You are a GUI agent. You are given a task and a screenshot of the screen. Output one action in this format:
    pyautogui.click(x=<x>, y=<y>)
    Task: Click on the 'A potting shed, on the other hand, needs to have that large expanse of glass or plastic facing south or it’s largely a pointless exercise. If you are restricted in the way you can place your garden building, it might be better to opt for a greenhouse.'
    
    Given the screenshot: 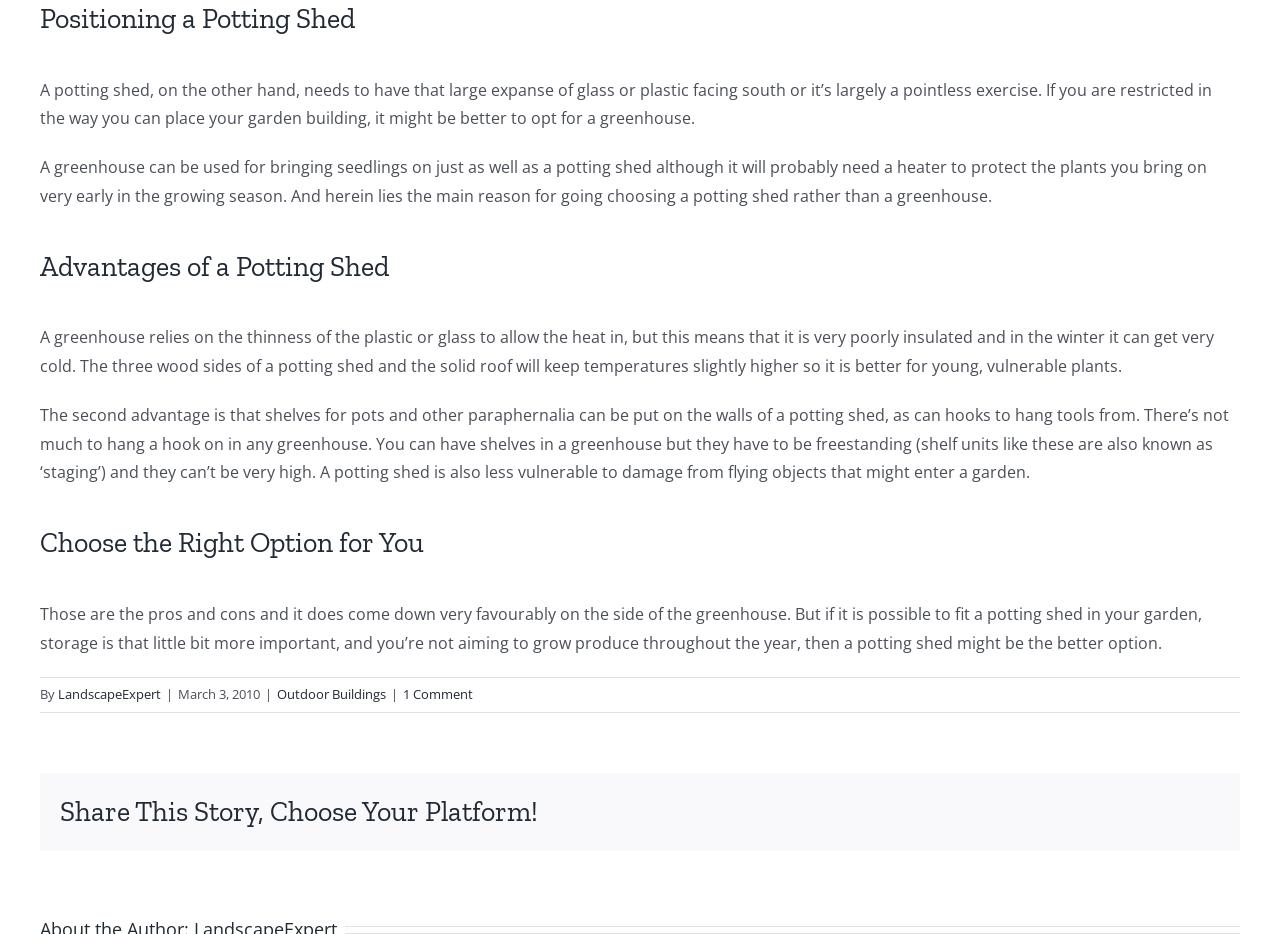 What is the action you would take?
    pyautogui.click(x=39, y=102)
    